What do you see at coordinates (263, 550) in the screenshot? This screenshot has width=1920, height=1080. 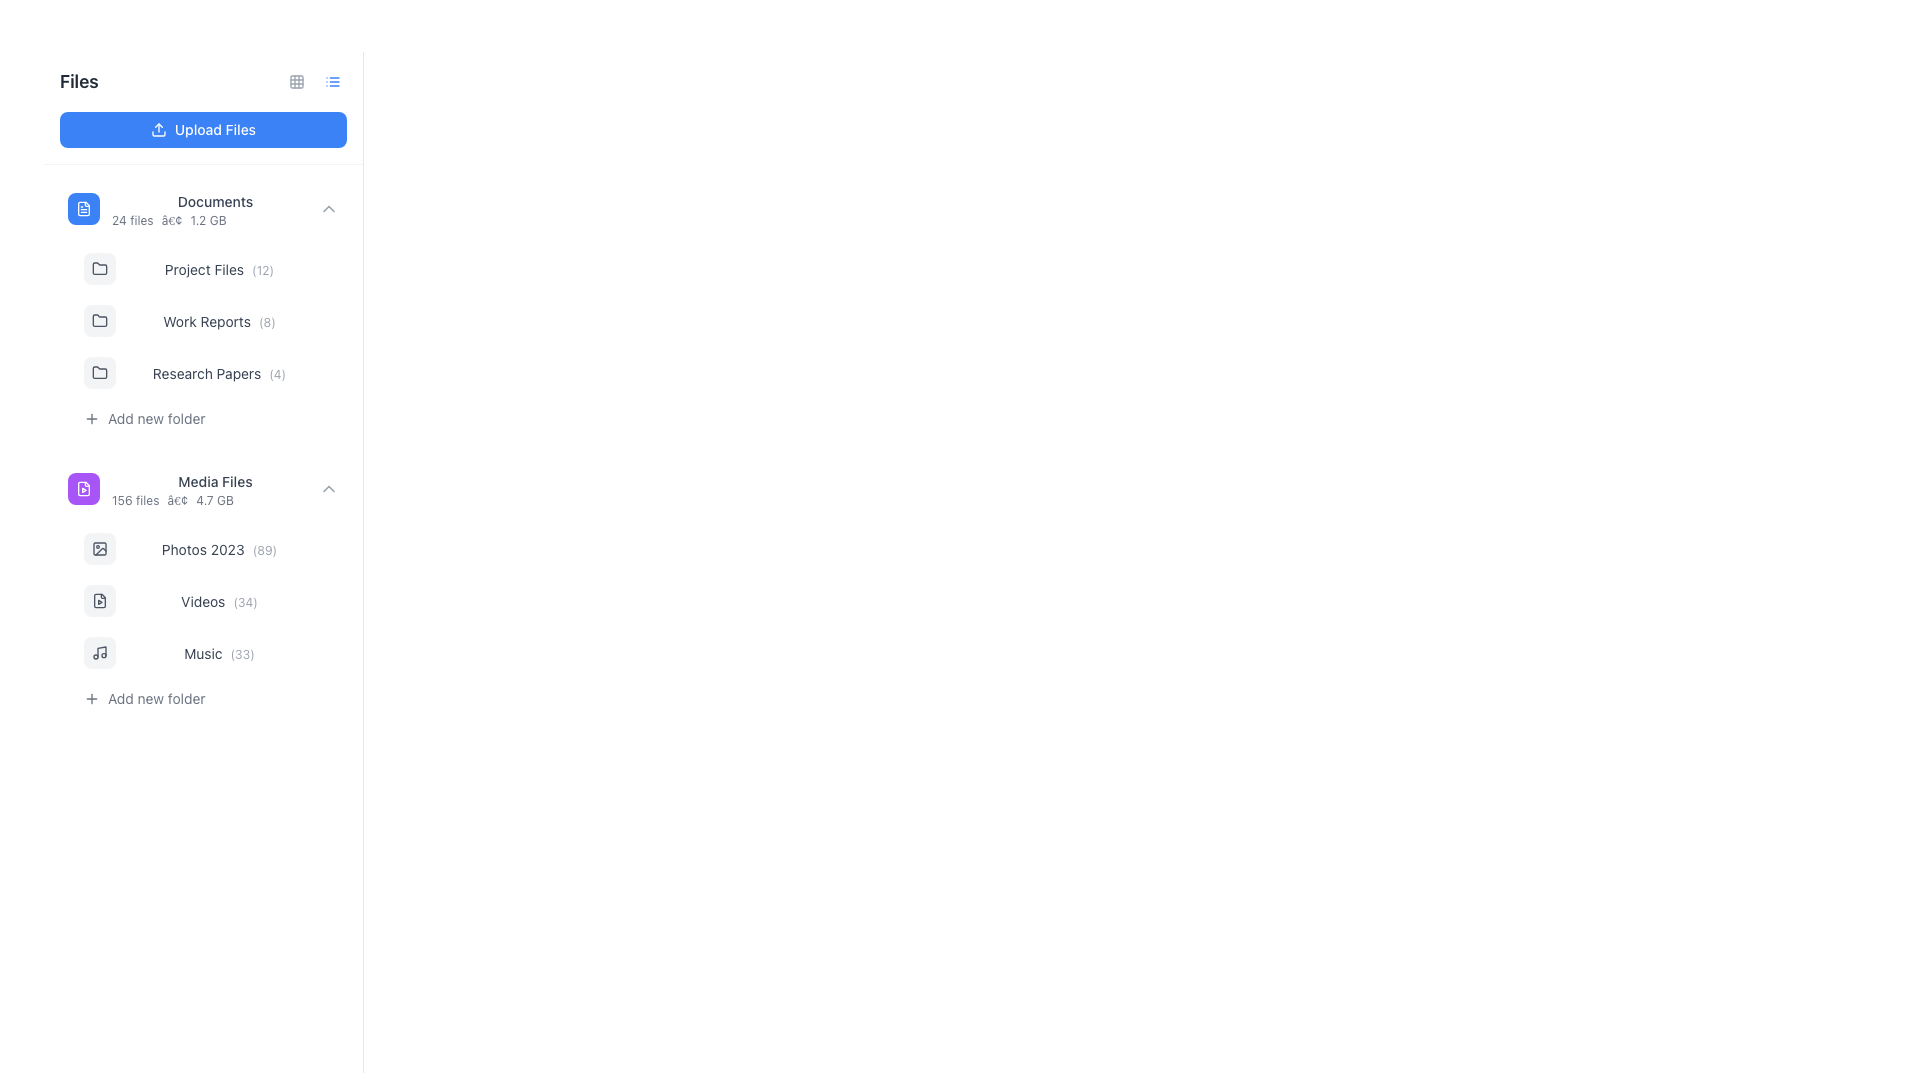 I see `the informational text label displaying the count of items associated with the 'Photos 2023' folder, located in the expandable list under 'Media Files' on the left-hand navigation panel` at bounding box center [263, 550].